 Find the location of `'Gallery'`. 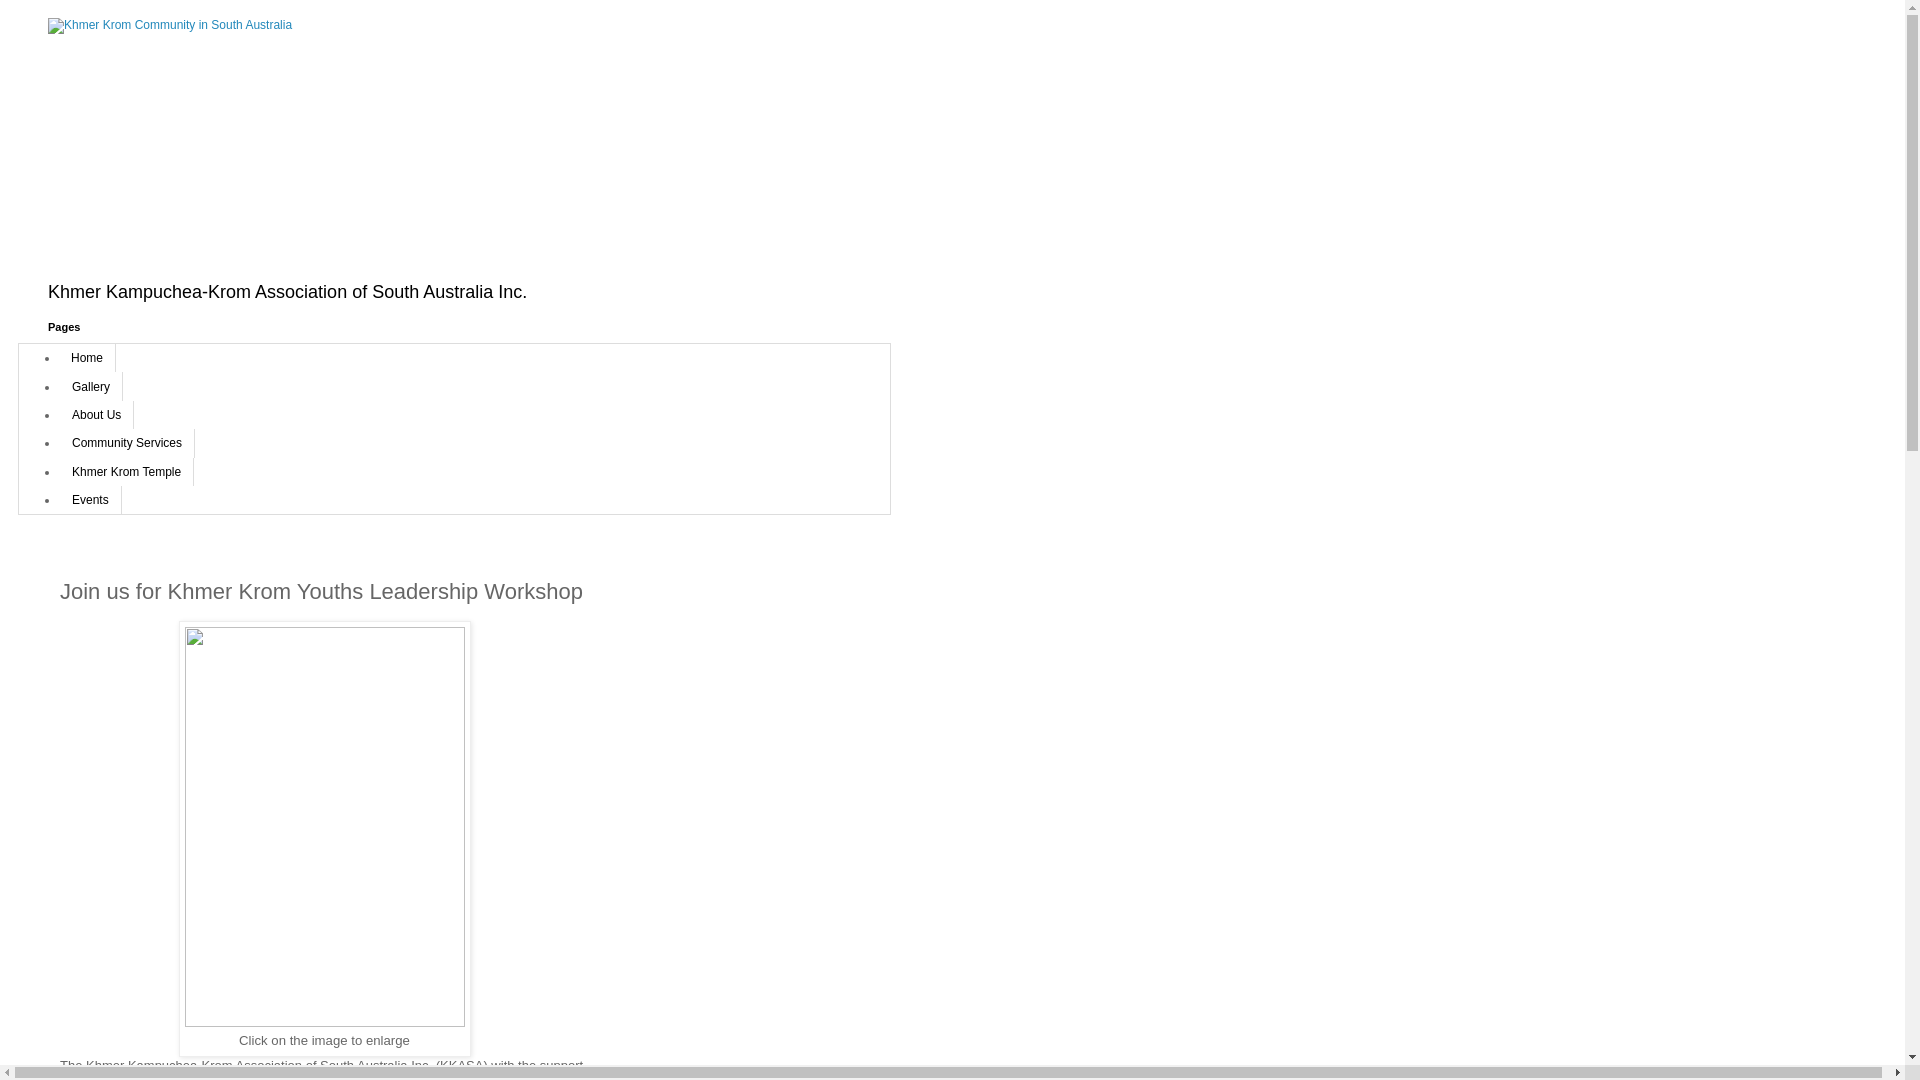

'Gallery' is located at coordinates (90, 385).